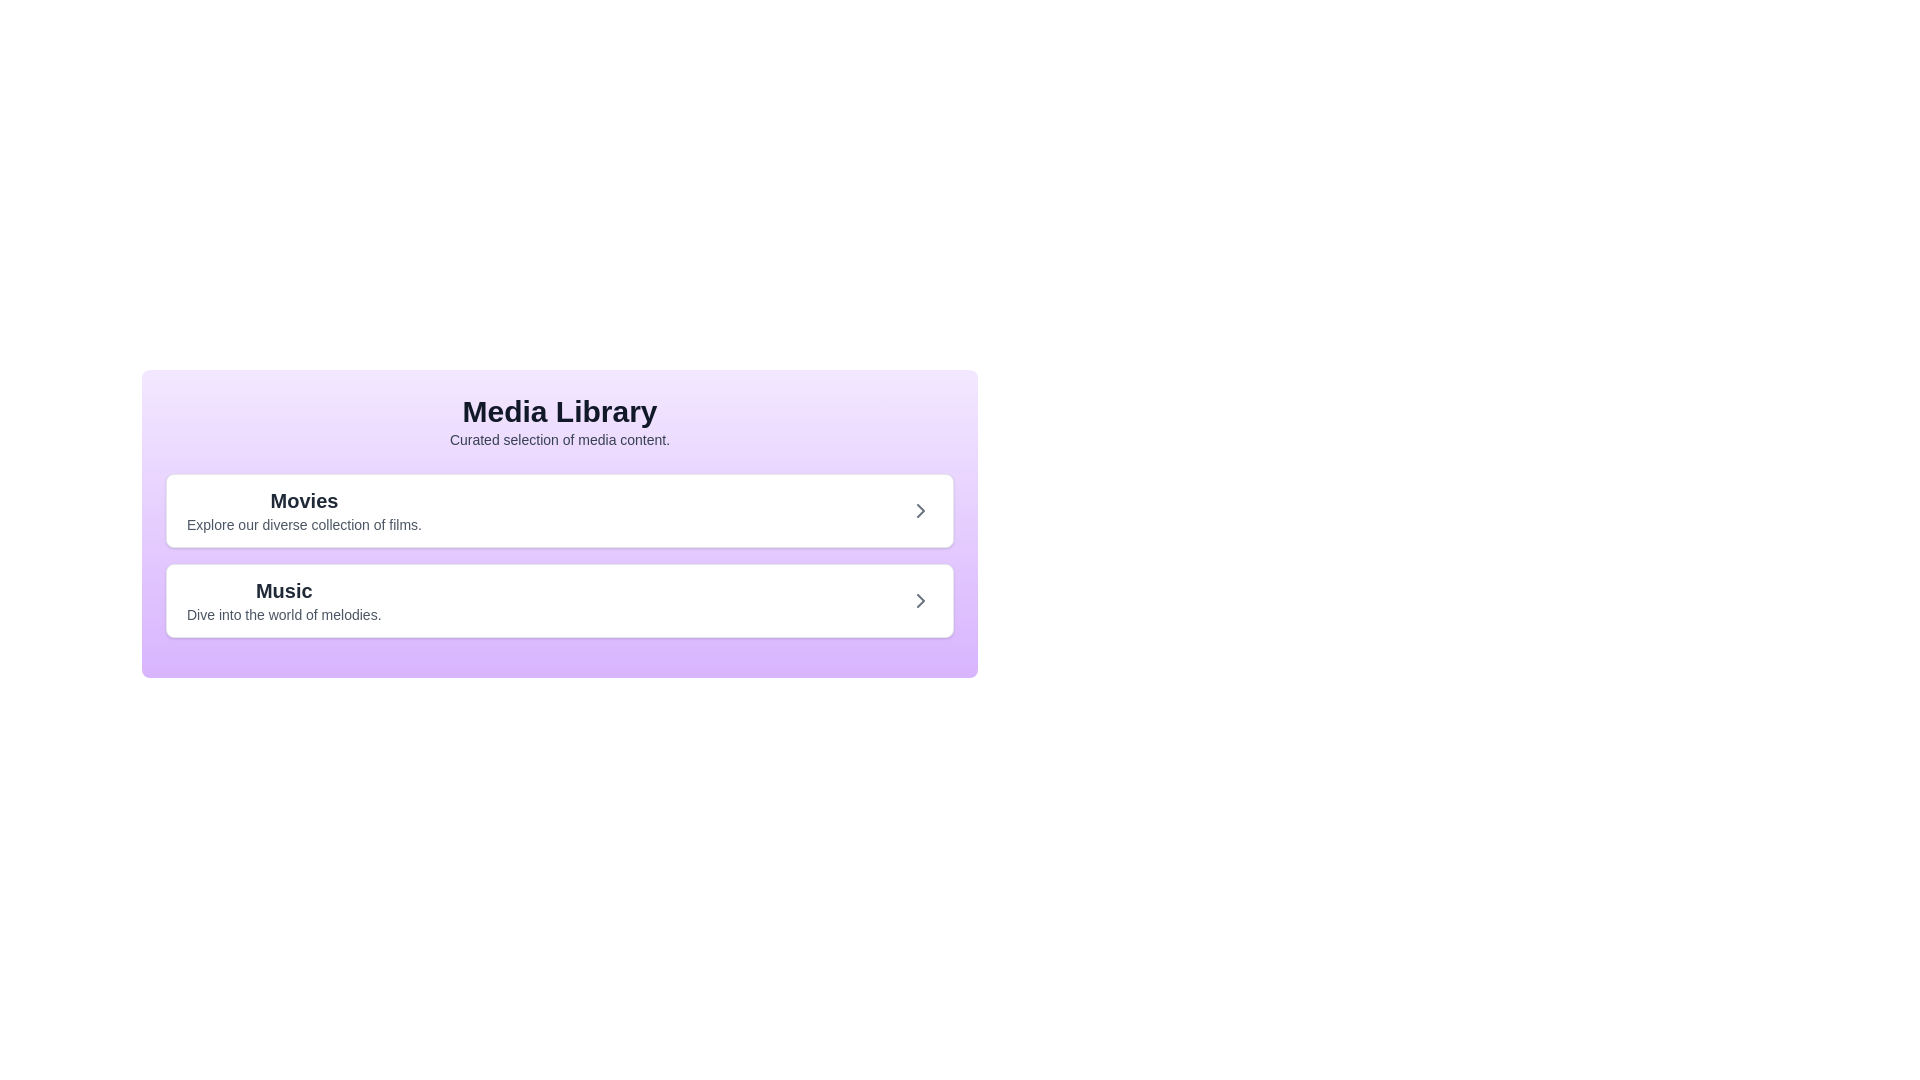  Describe the element at coordinates (920, 509) in the screenshot. I see `the chevron arrow icon in the 'Movies' section of the Media Library panel` at that location.